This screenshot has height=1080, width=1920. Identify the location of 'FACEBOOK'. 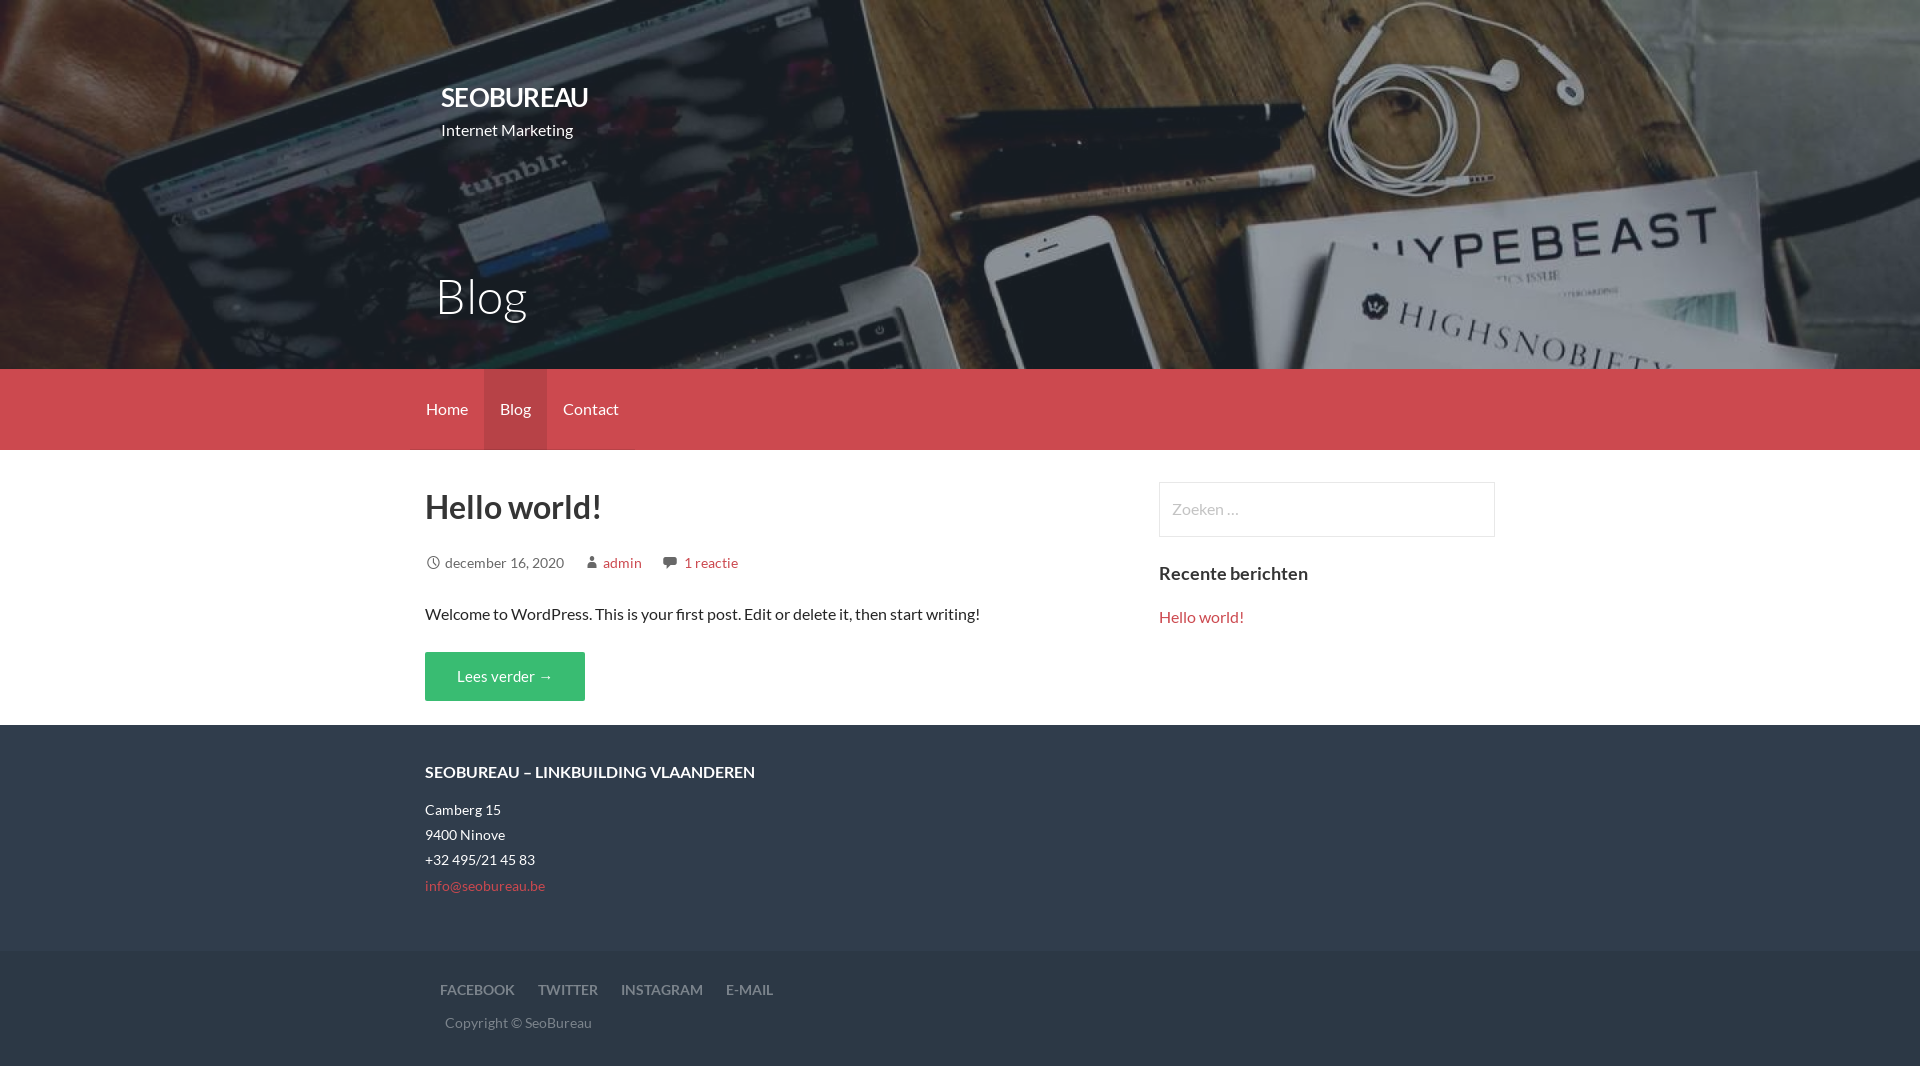
(476, 988).